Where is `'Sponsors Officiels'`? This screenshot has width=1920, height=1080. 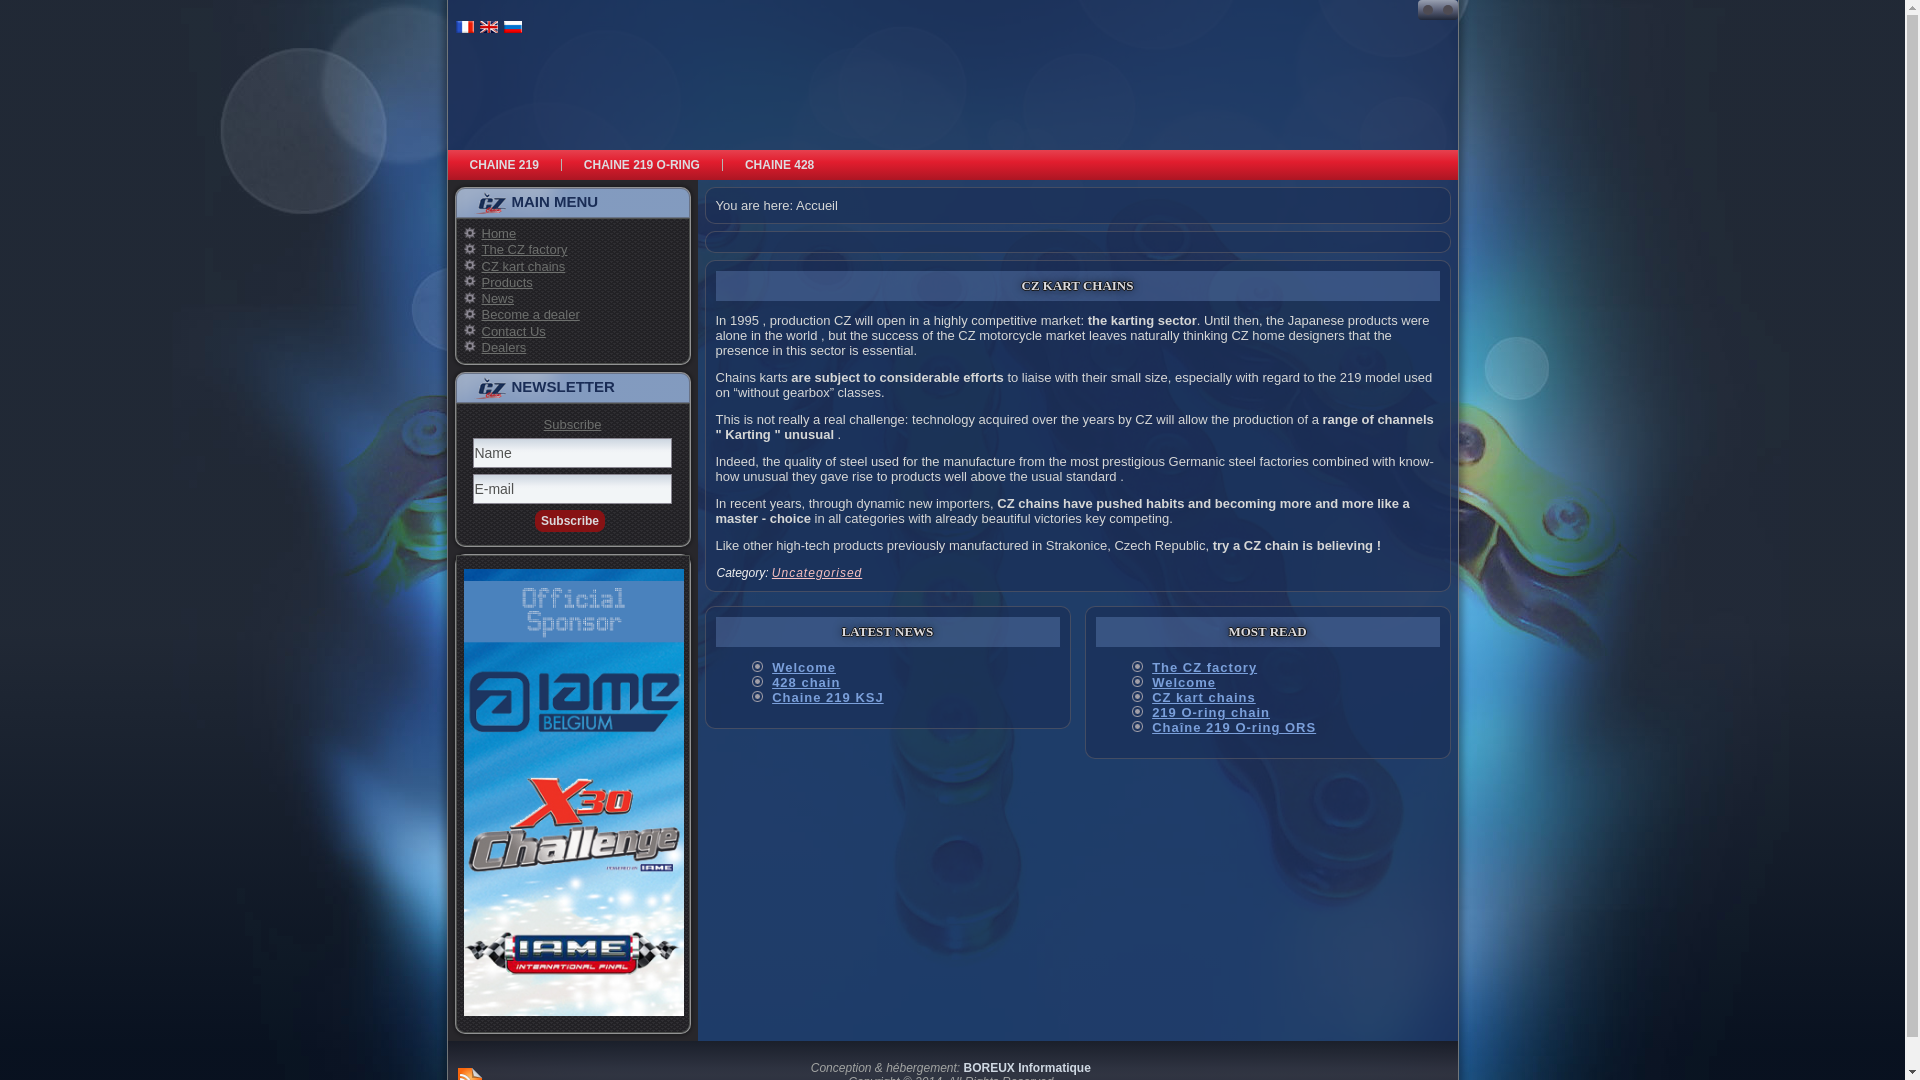
'Sponsors Officiels' is located at coordinates (463, 791).